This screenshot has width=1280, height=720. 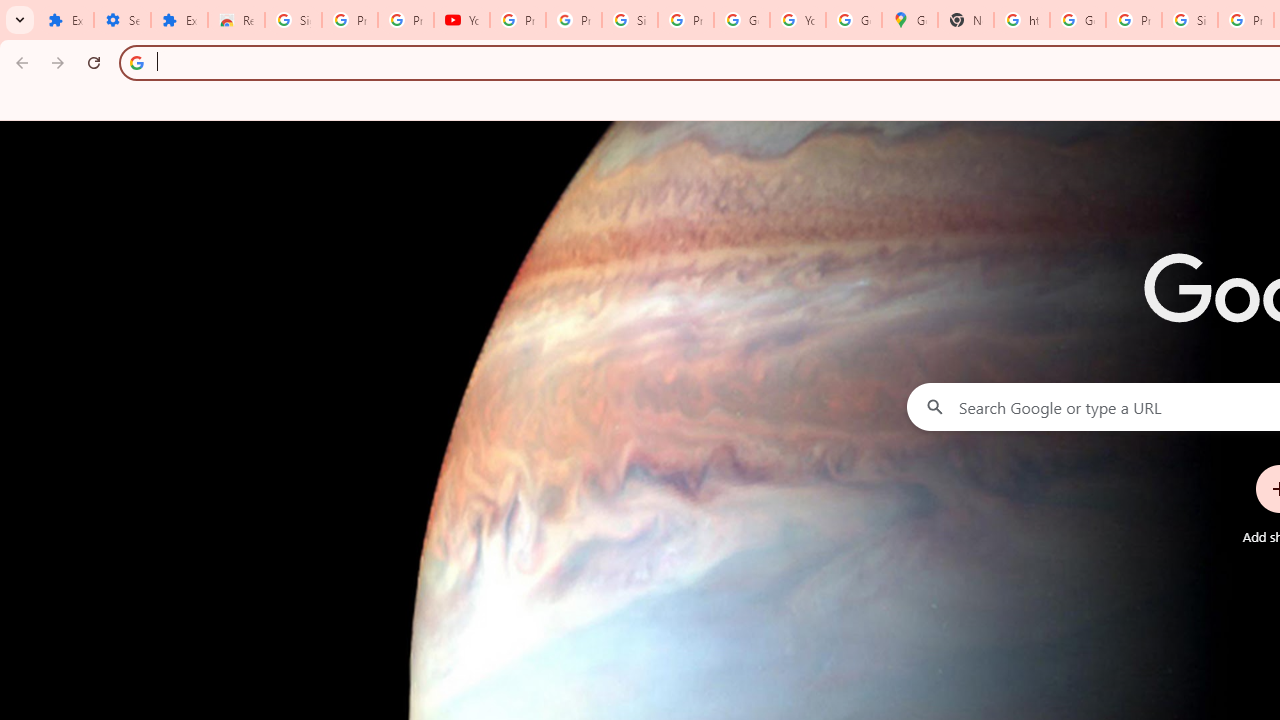 I want to click on 'Reviews: Helix Fruit Jump Arcade Game', so click(x=236, y=20).